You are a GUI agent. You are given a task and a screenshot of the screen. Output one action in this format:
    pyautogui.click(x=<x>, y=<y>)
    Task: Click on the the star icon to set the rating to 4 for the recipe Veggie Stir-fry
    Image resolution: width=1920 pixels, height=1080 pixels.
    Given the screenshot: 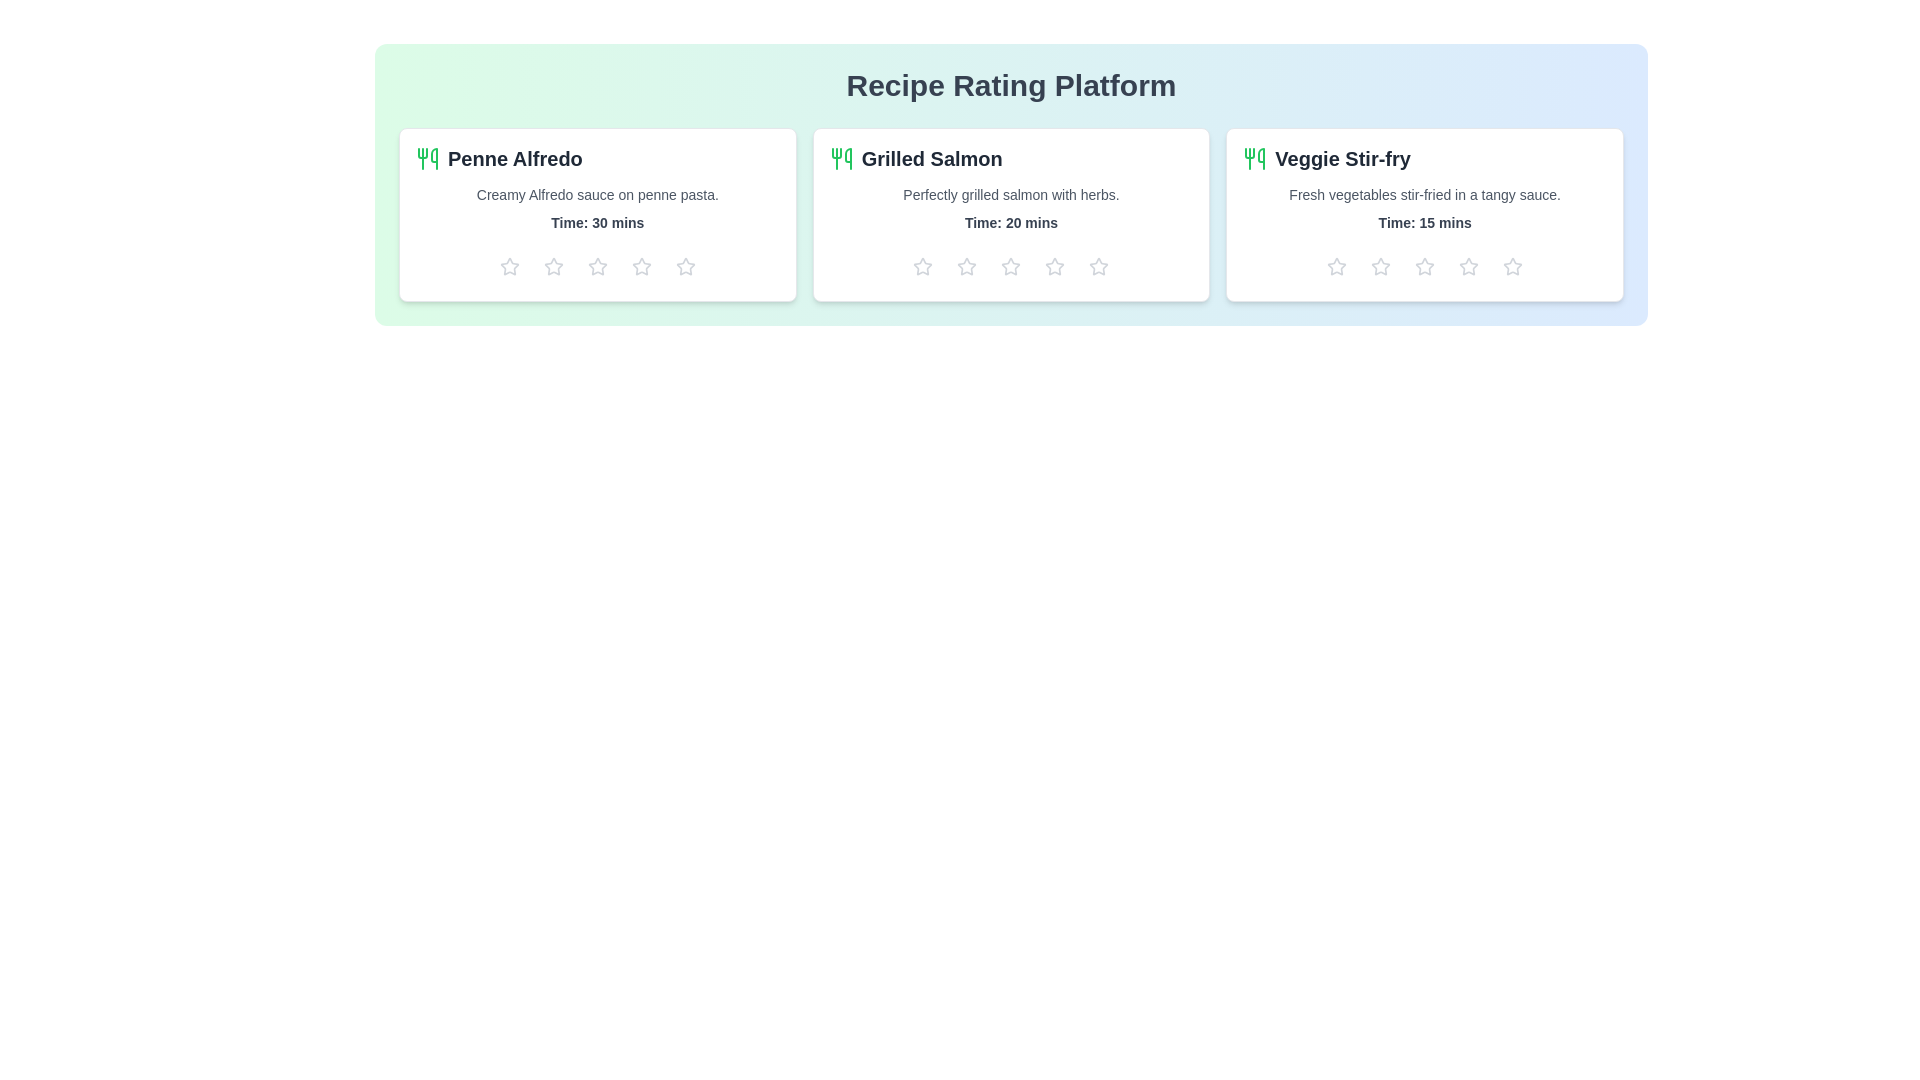 What is the action you would take?
    pyautogui.click(x=1469, y=265)
    